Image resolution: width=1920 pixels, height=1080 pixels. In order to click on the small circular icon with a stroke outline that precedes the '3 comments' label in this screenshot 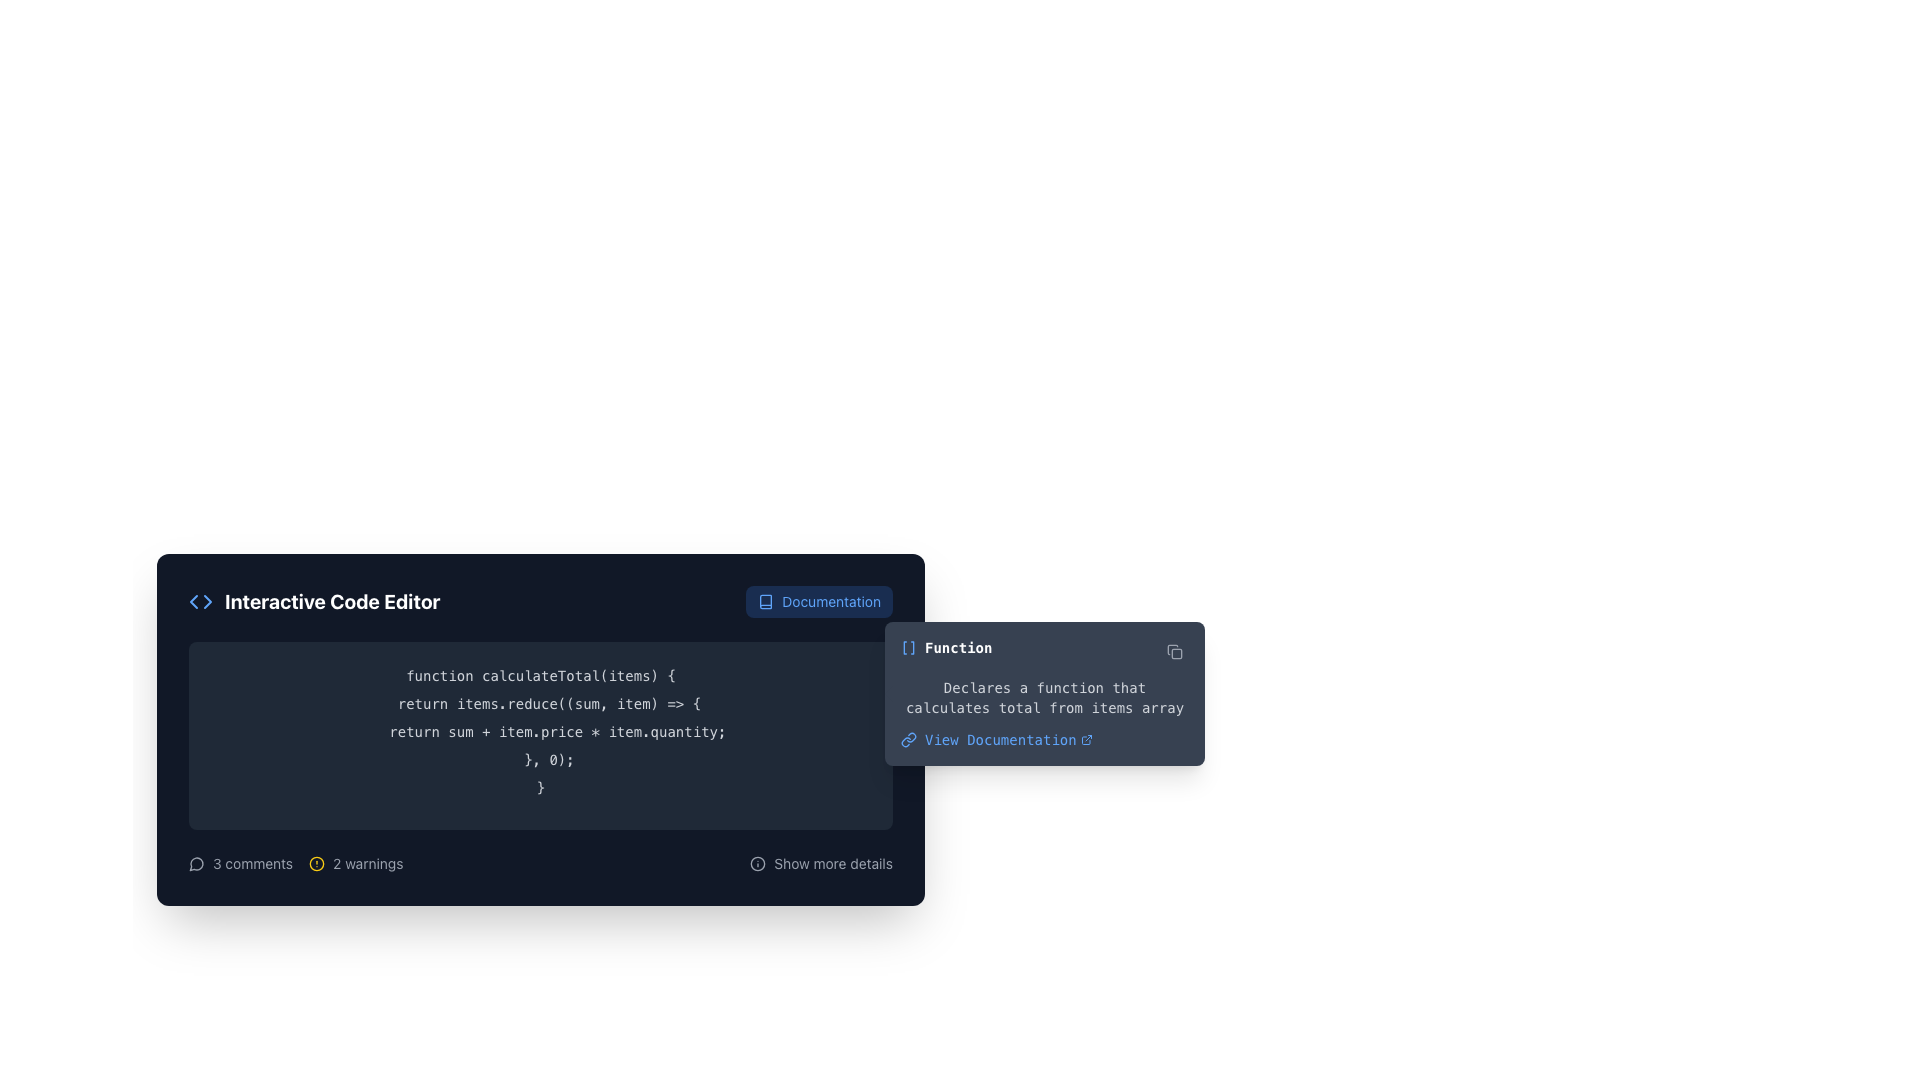, I will do `click(196, 863)`.